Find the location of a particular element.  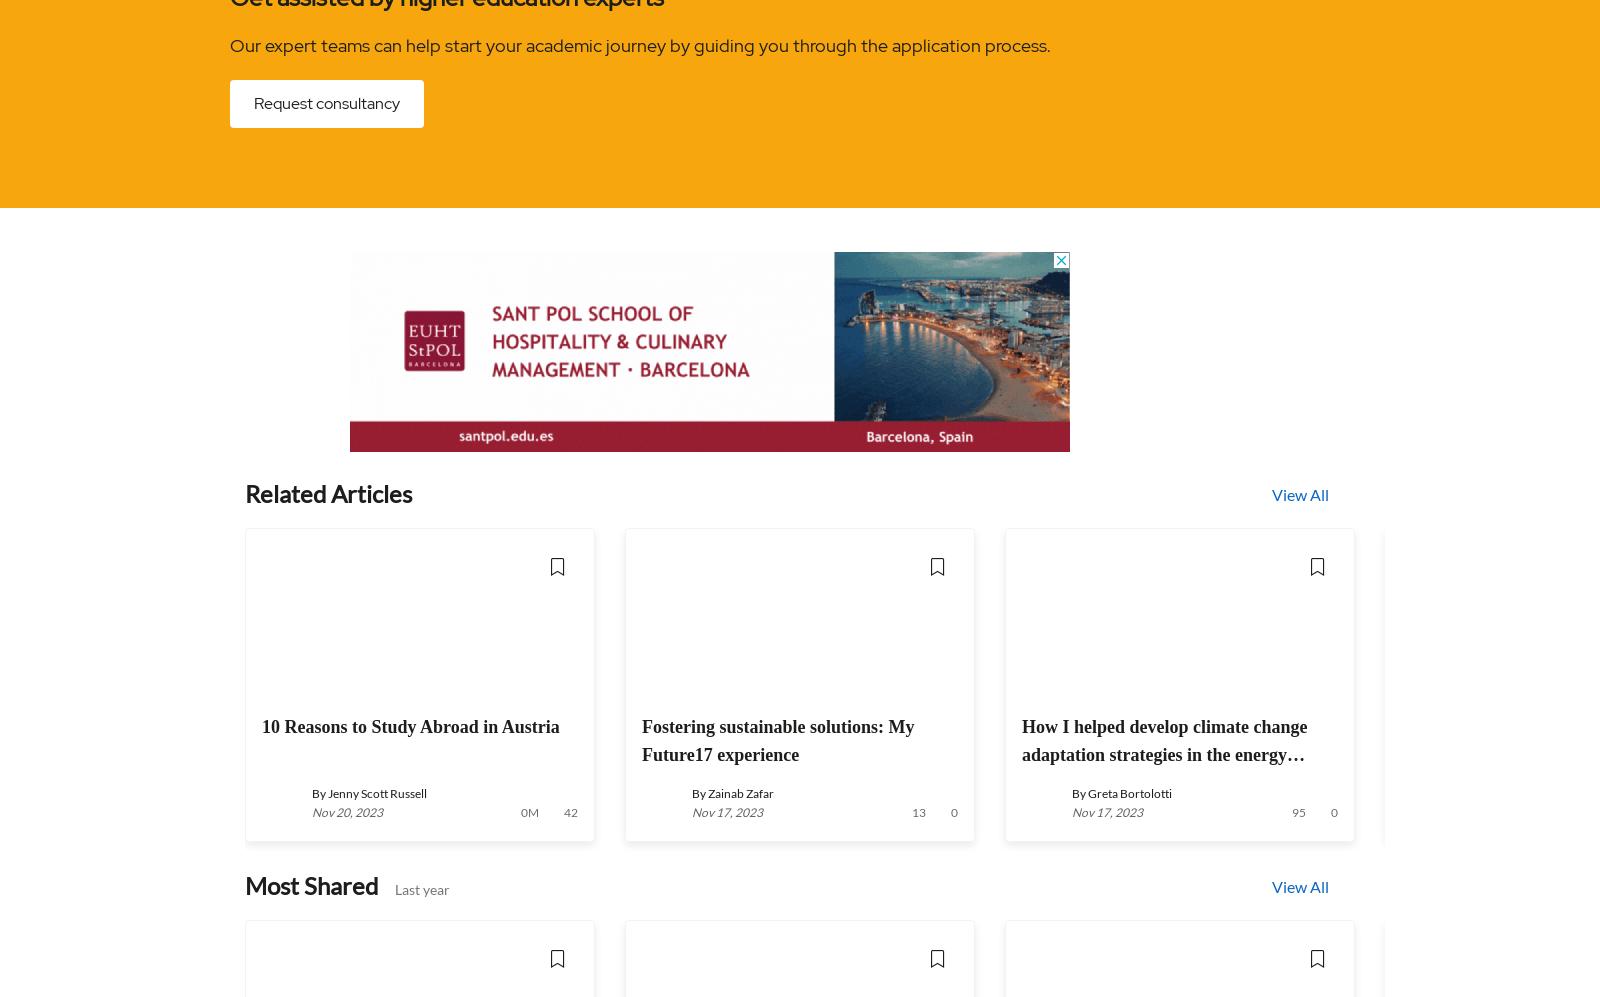

'Related Articles' is located at coordinates (328, 493).